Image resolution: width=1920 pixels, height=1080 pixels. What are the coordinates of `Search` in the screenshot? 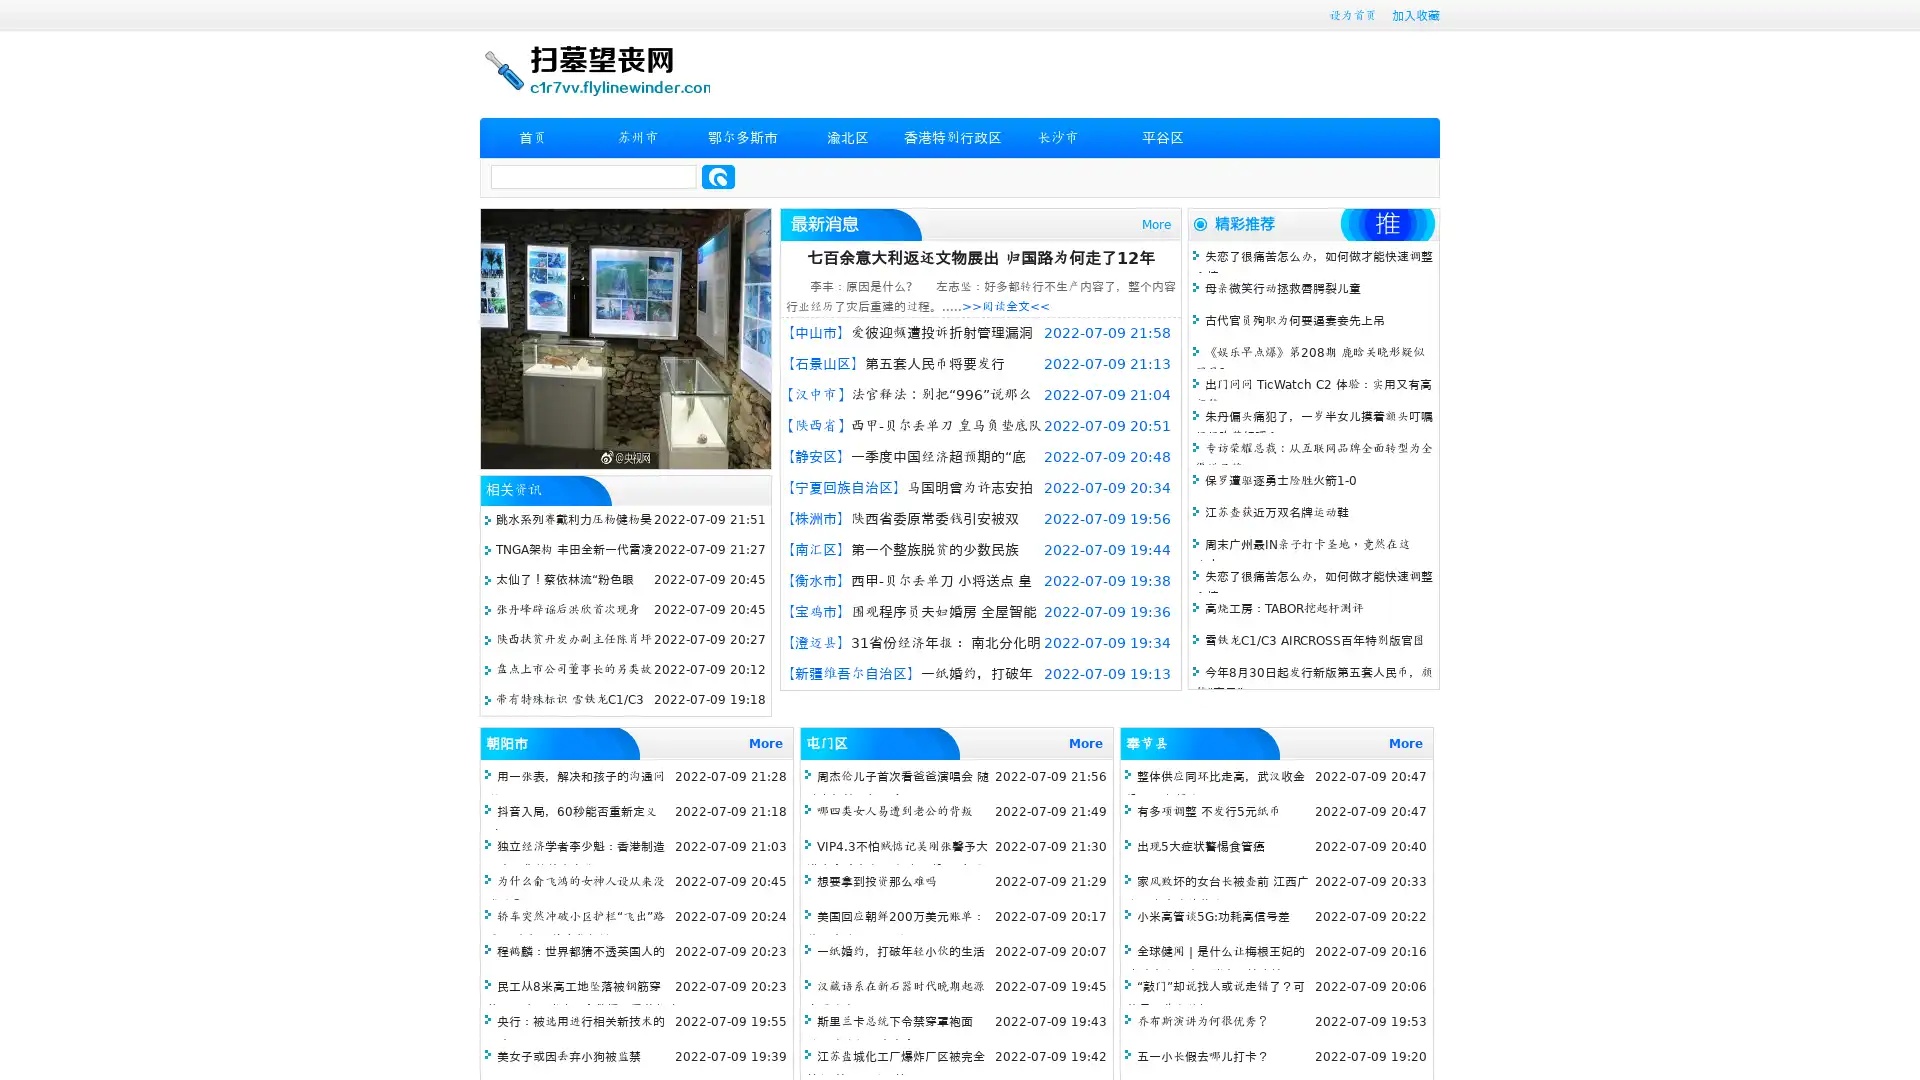 It's located at (718, 176).